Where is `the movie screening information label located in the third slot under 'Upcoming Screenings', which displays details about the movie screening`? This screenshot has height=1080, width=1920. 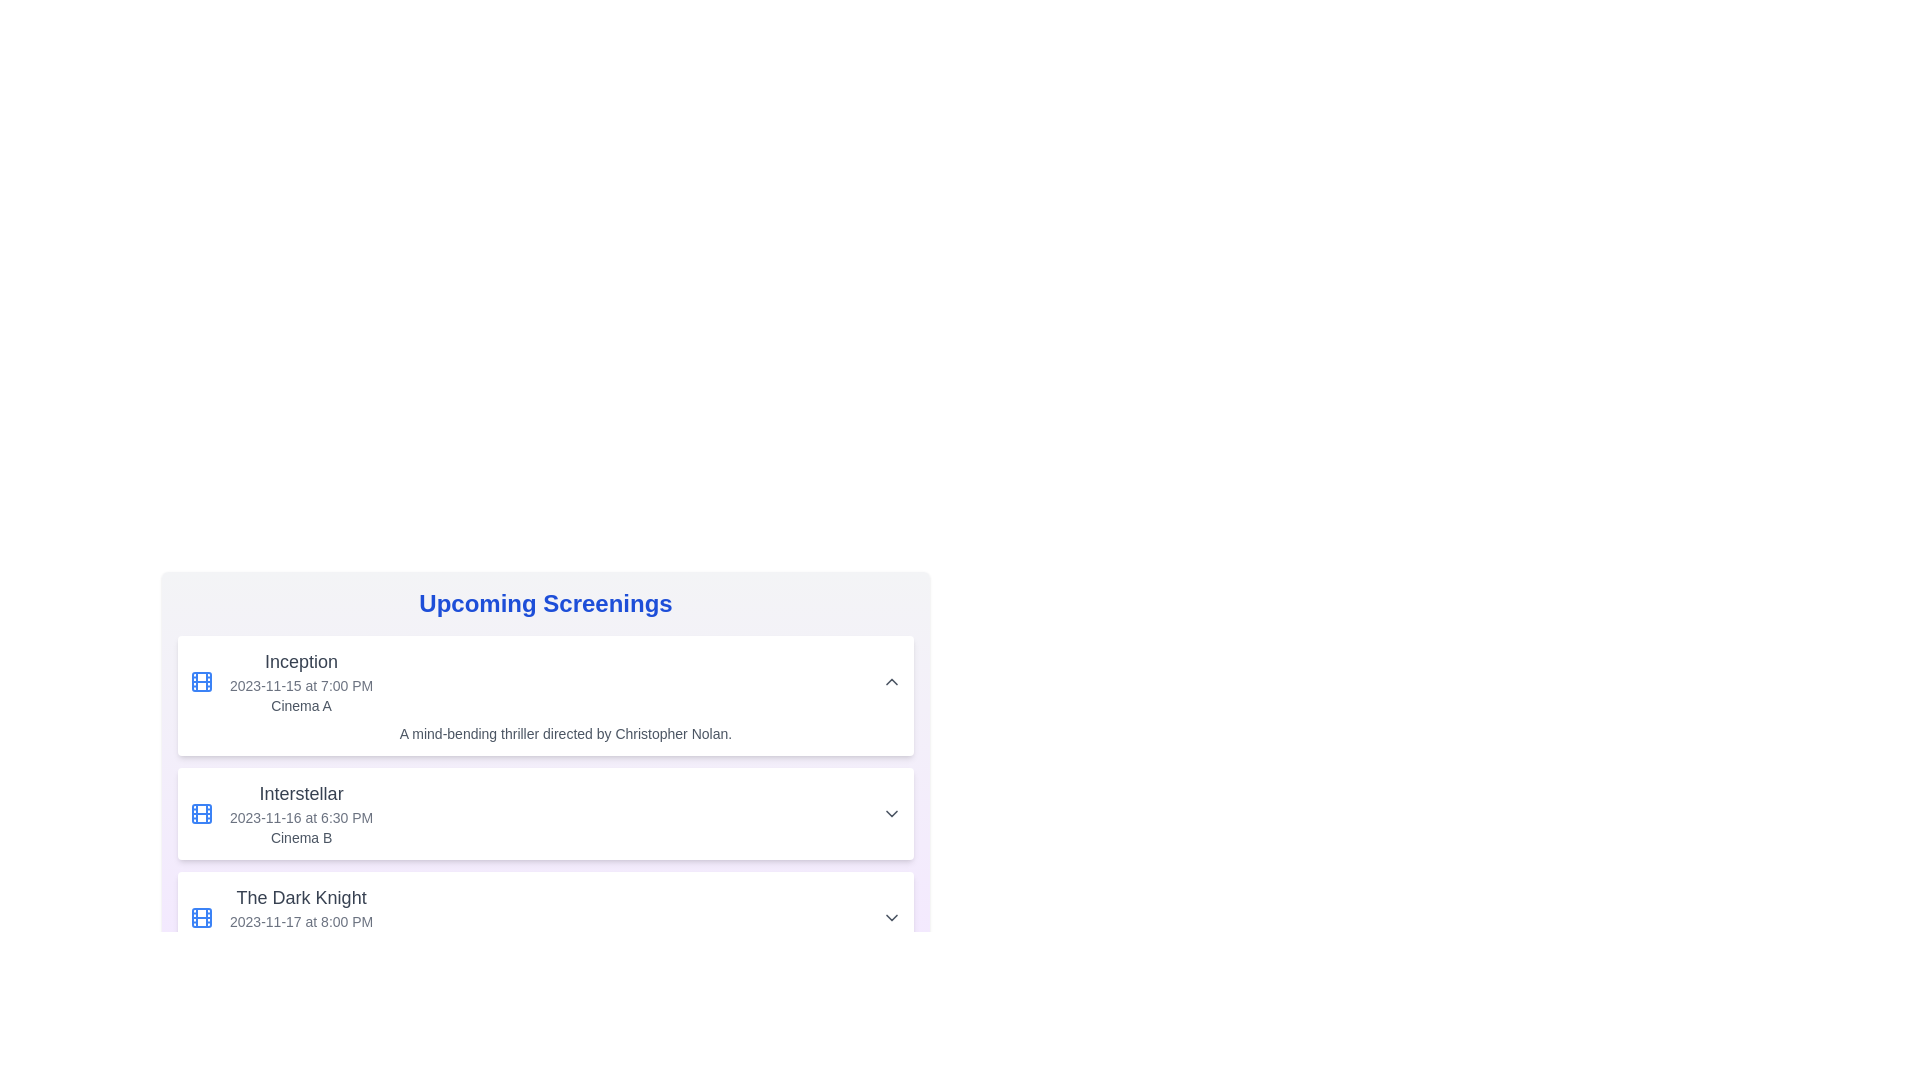 the movie screening information label located in the third slot under 'Upcoming Screenings', which displays details about the movie screening is located at coordinates (300, 918).